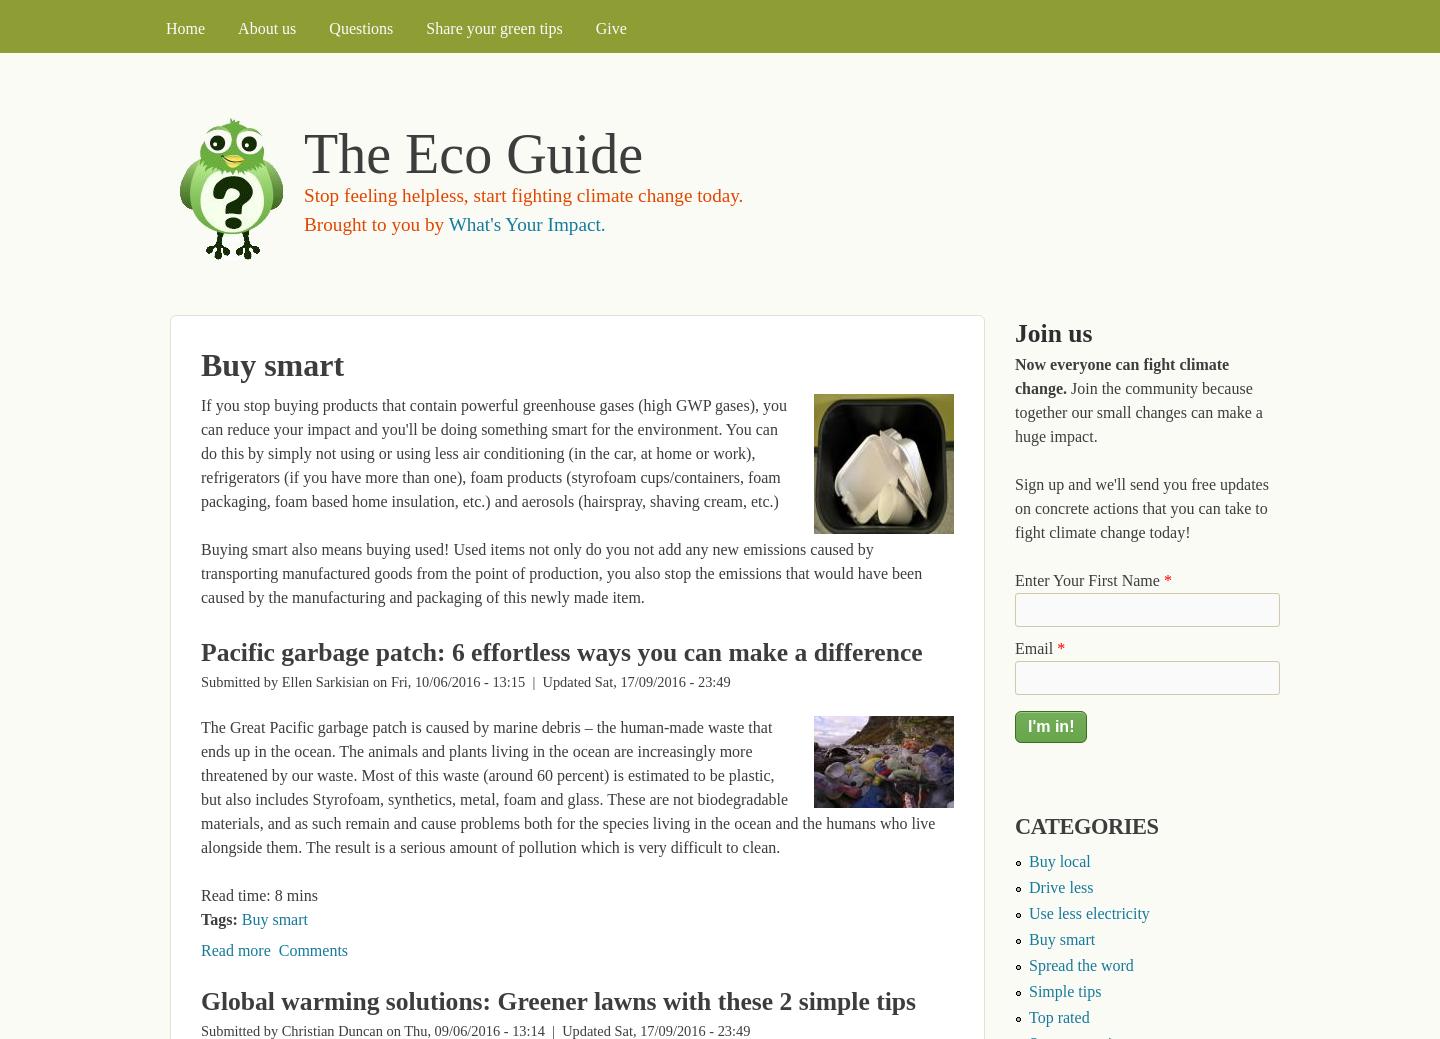 The image size is (1440, 1039). I want to click on 'Give', so click(609, 27).